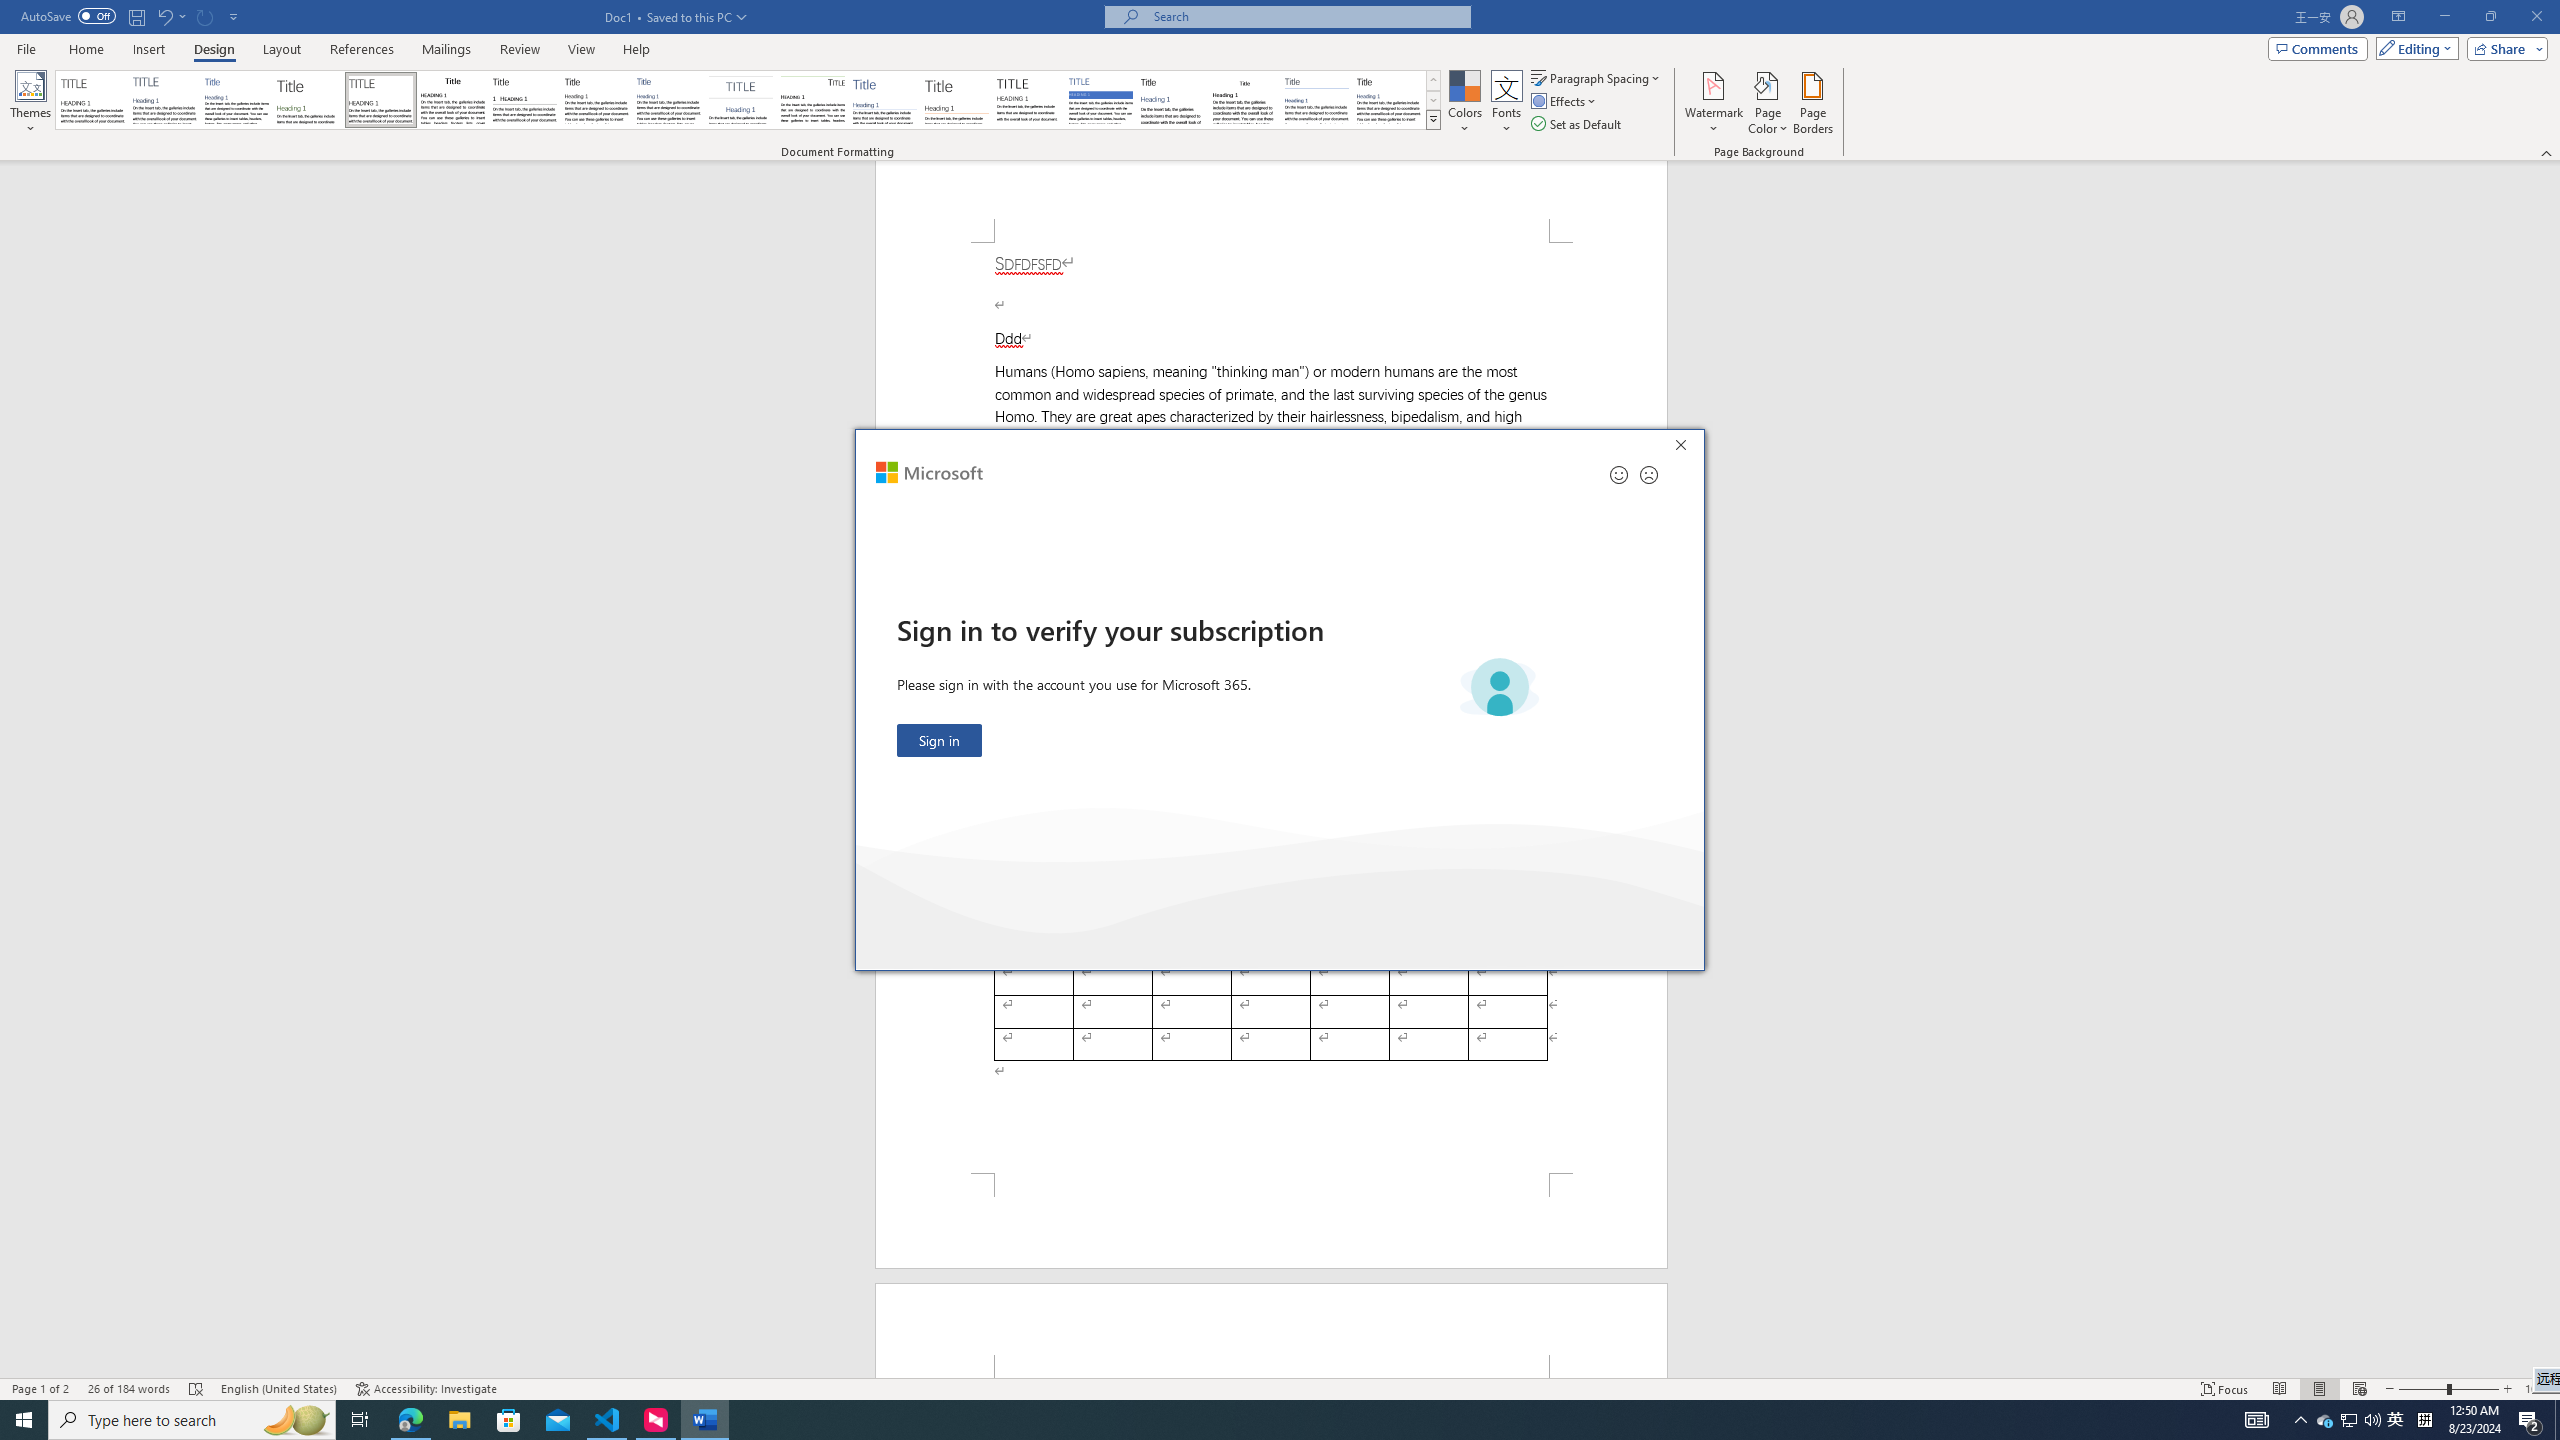 This screenshot has width=2560, height=1440. Describe the element at coordinates (2537, 1389) in the screenshot. I see `'Zoom 100%'` at that location.